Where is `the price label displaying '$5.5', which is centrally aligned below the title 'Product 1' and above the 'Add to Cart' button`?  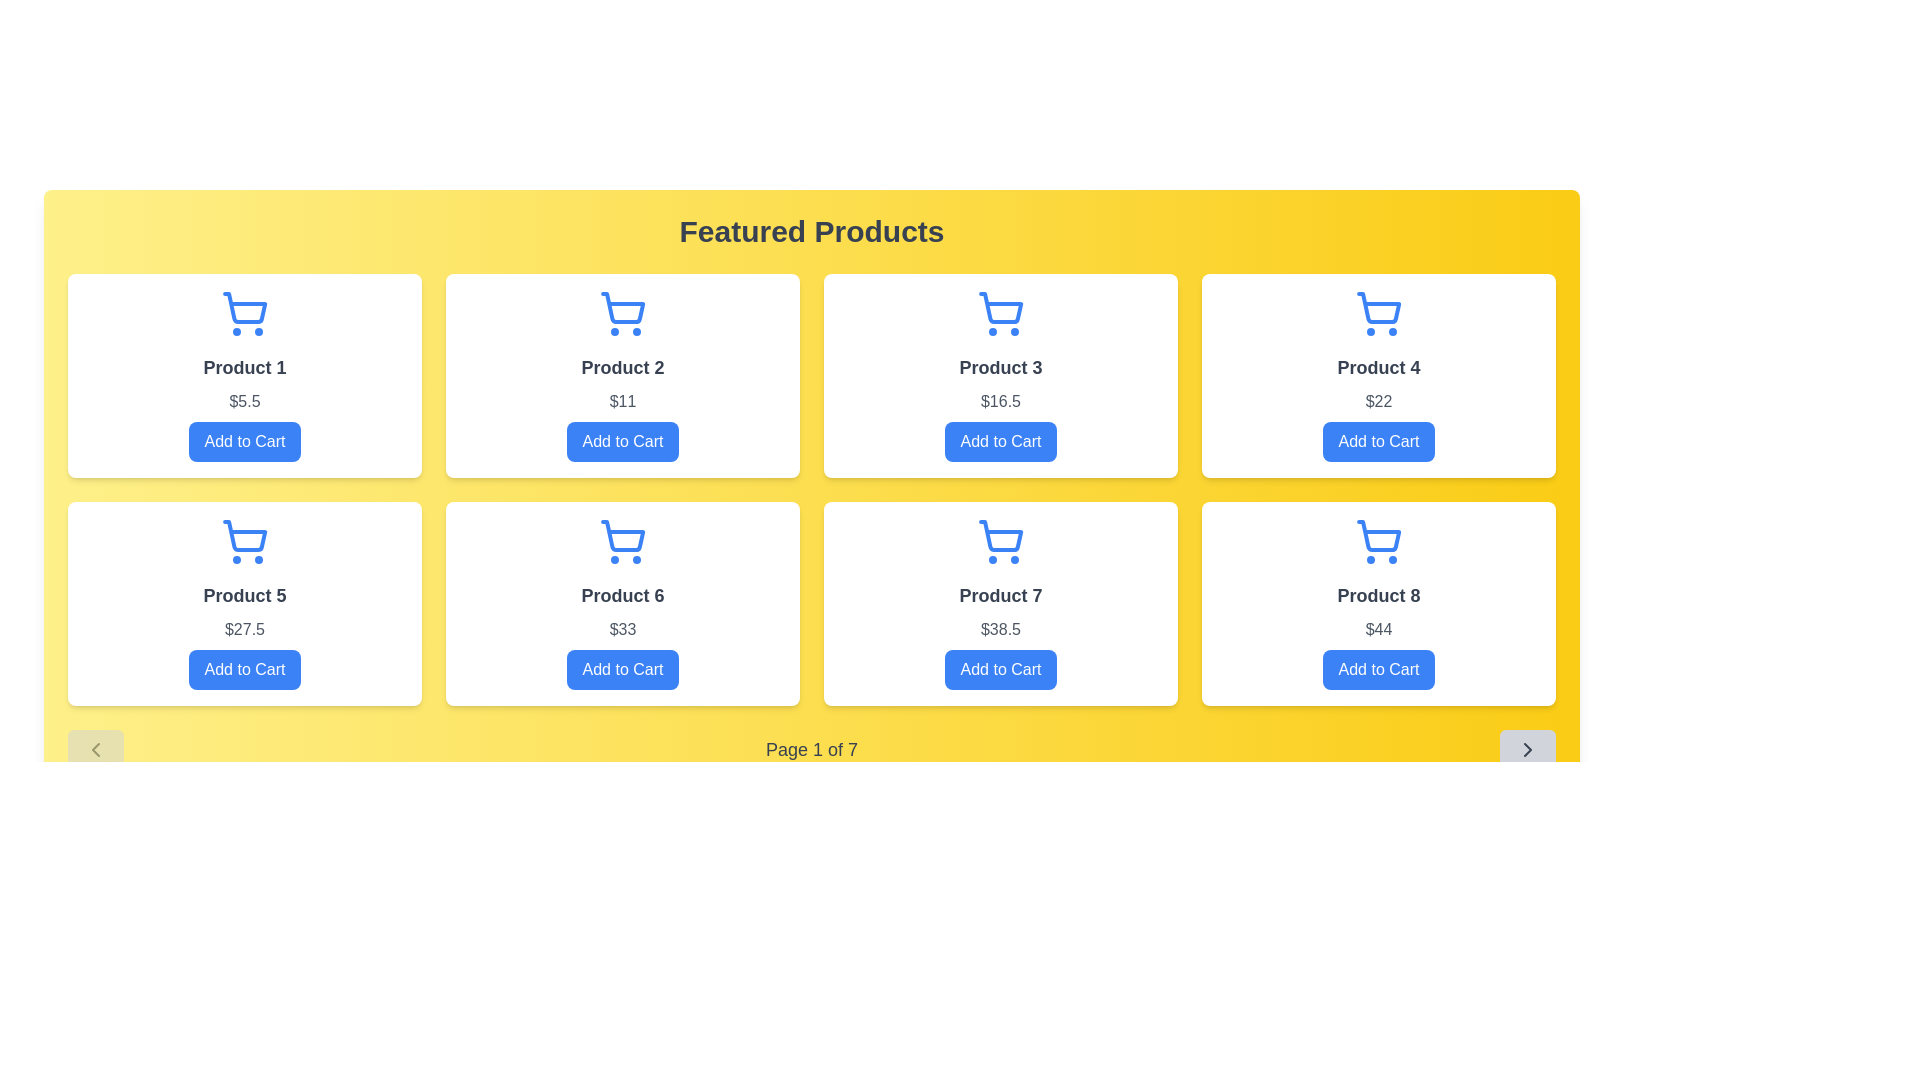
the price label displaying '$5.5', which is centrally aligned below the title 'Product 1' and above the 'Add to Cart' button is located at coordinates (243, 401).